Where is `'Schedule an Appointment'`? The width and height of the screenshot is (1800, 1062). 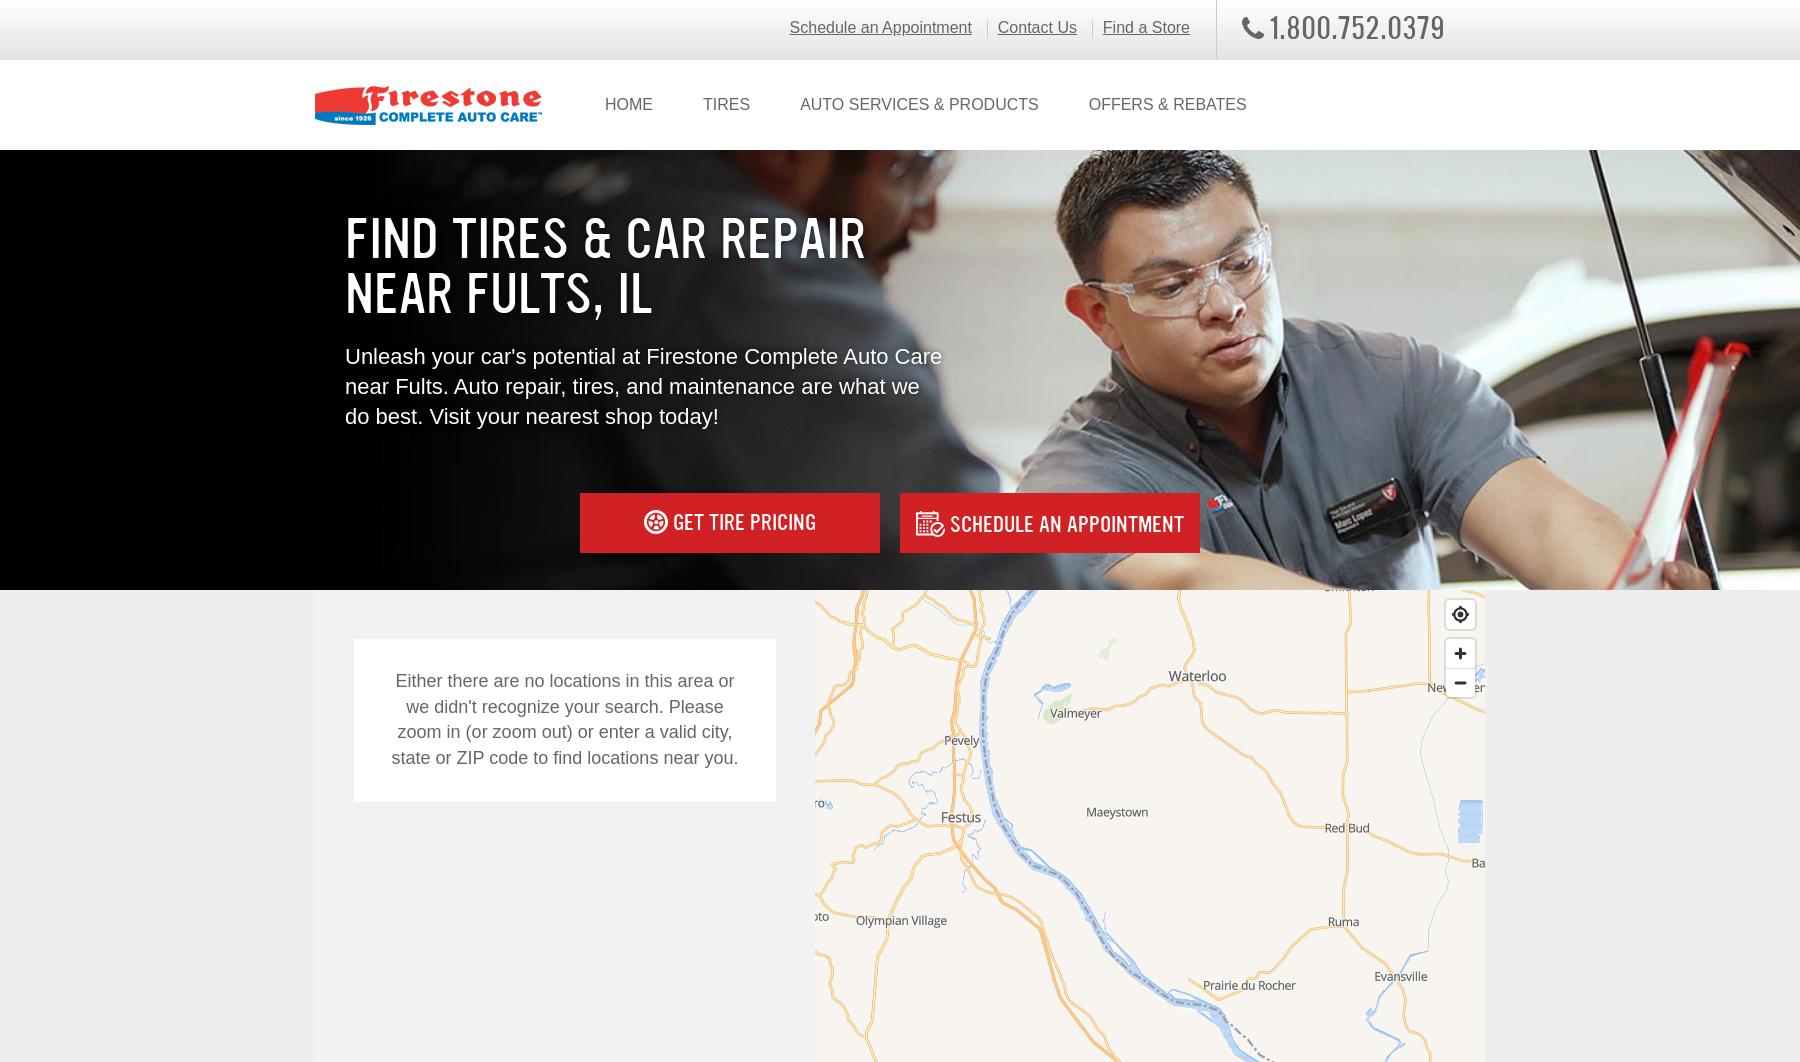 'Schedule an Appointment' is located at coordinates (1064, 522).